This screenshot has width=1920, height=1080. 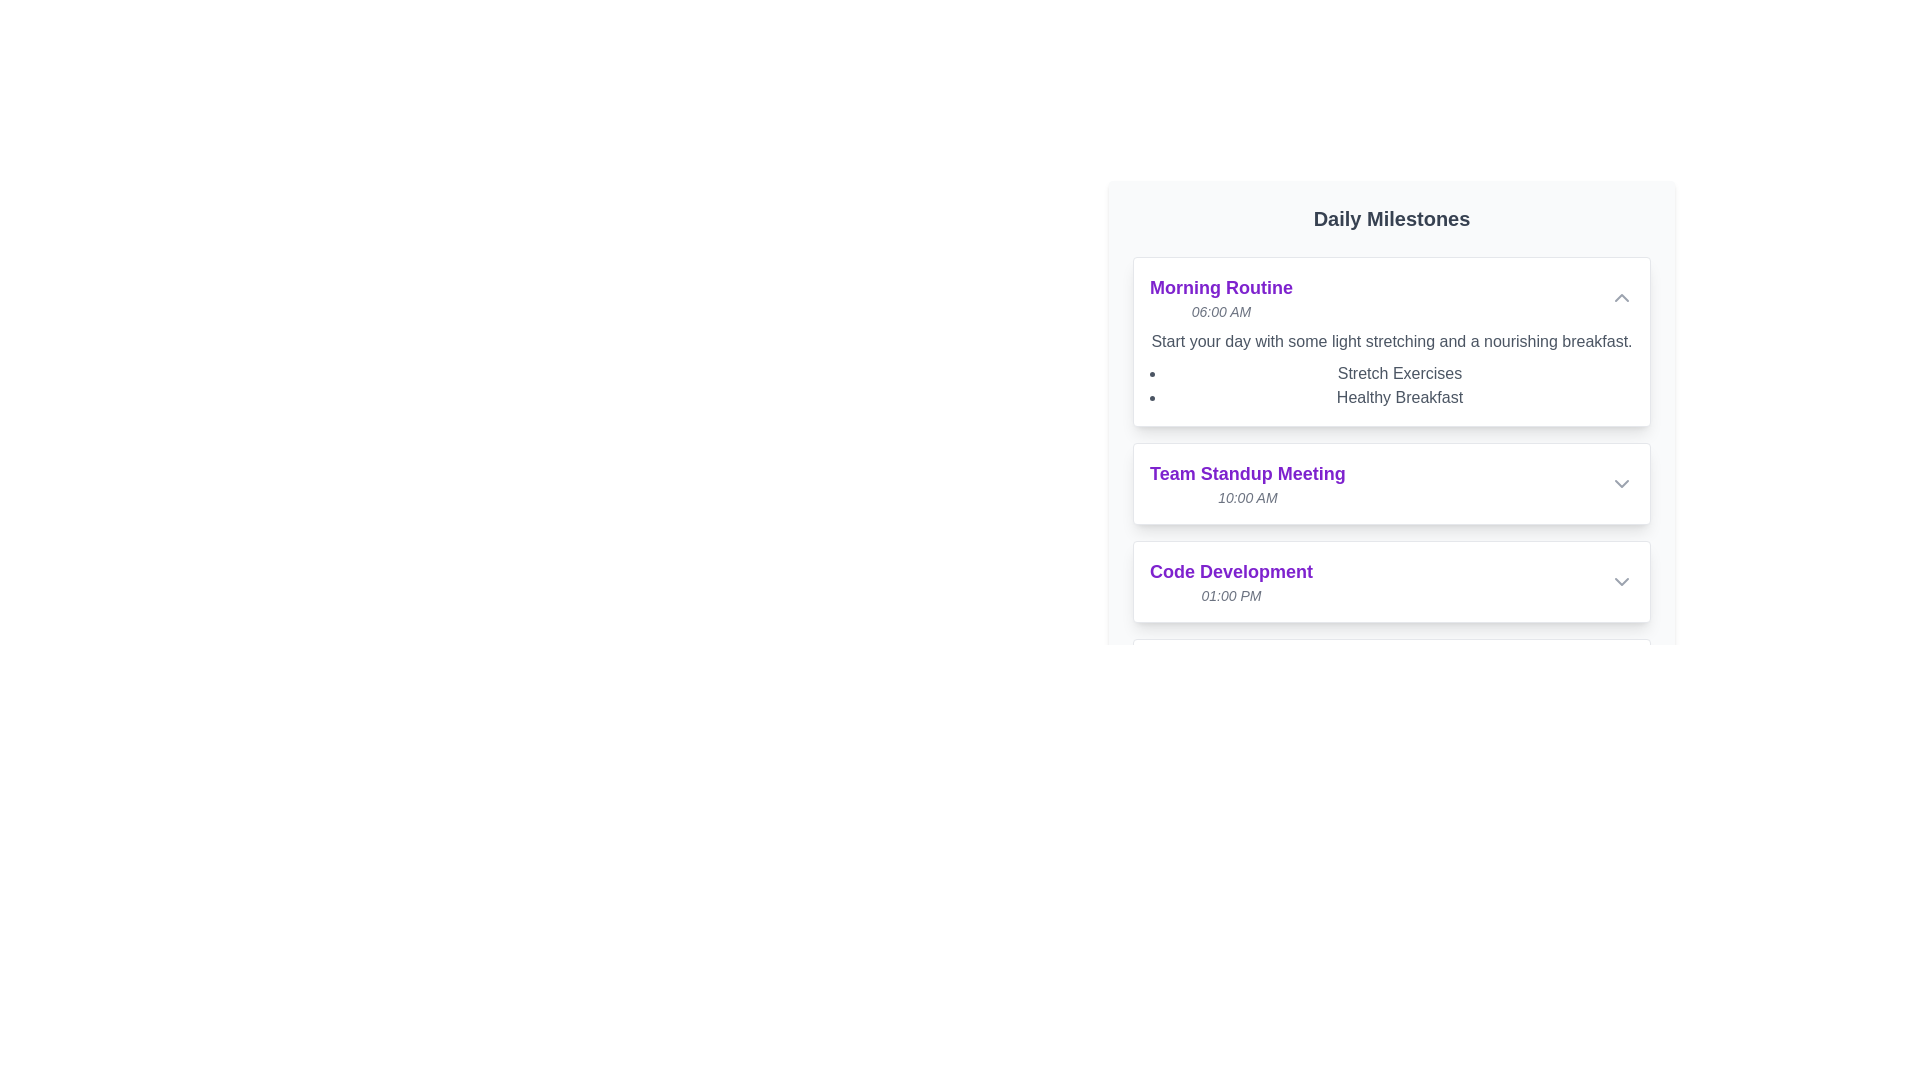 I want to click on the Text Label that displays the scheduled time for the 'Team Standup Meeting' event, located below the title within the middle section of the interface, so click(x=1246, y=496).